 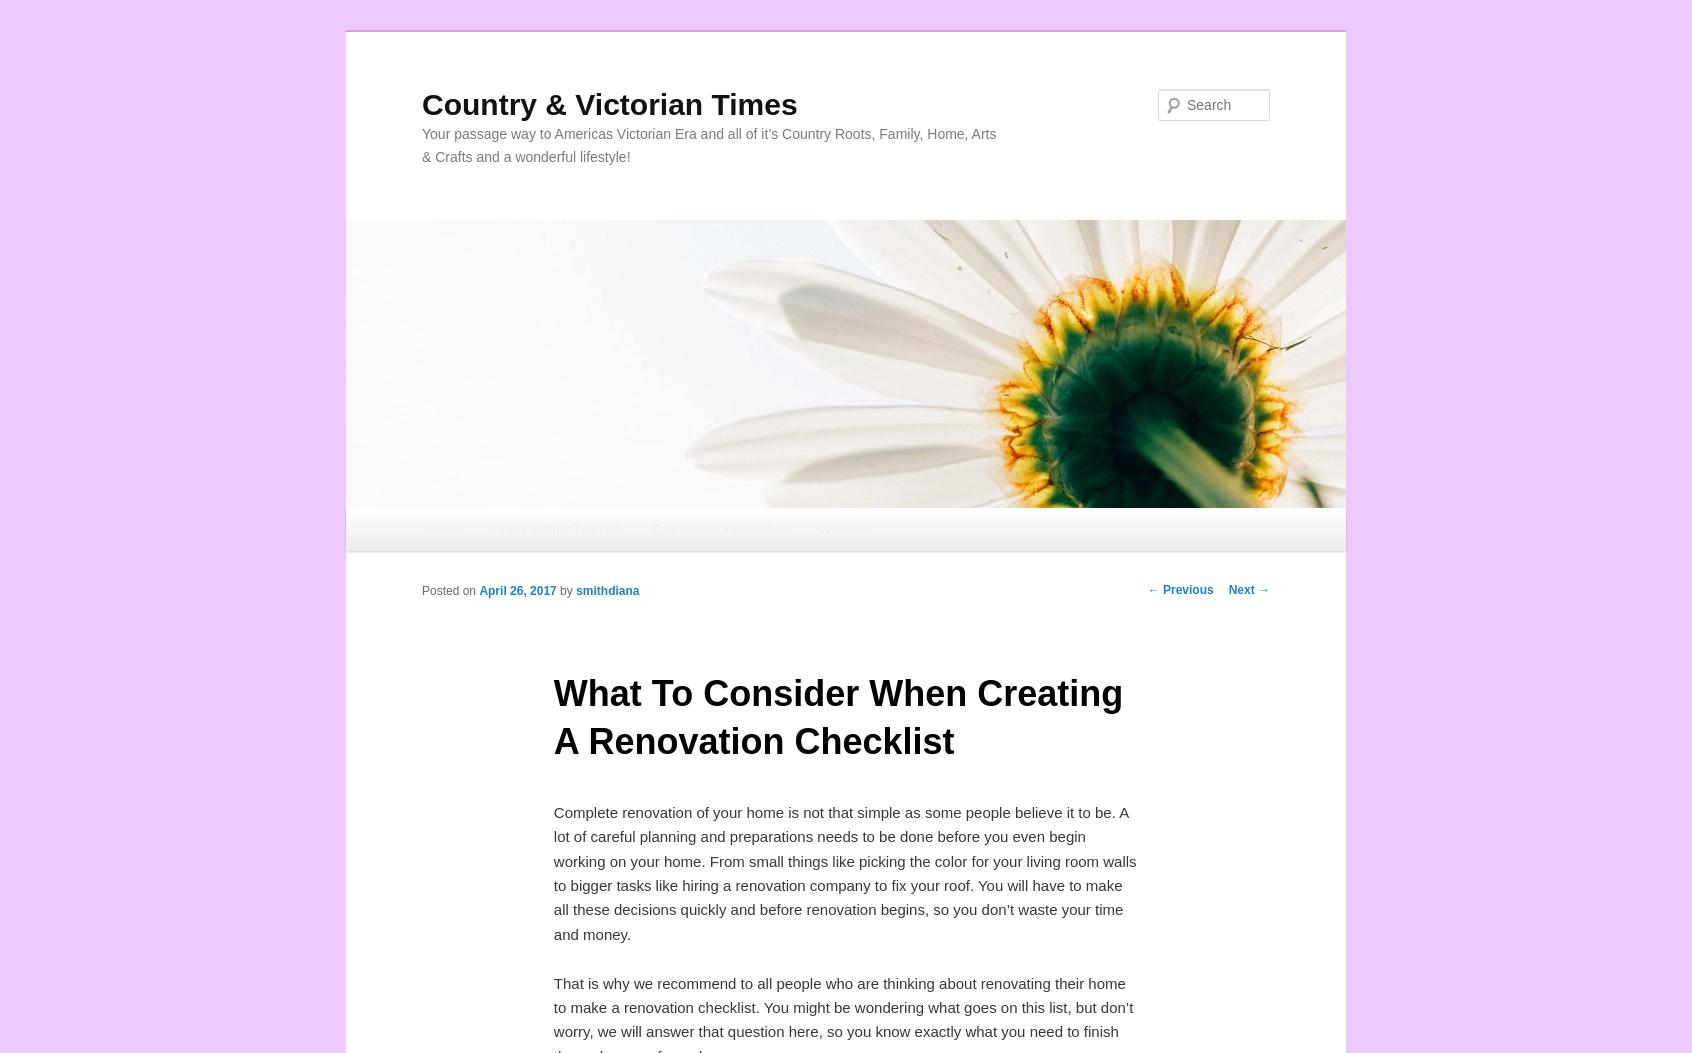 I want to click on 'What To Consider When Creating A Renovation Checklist', so click(x=838, y=716).